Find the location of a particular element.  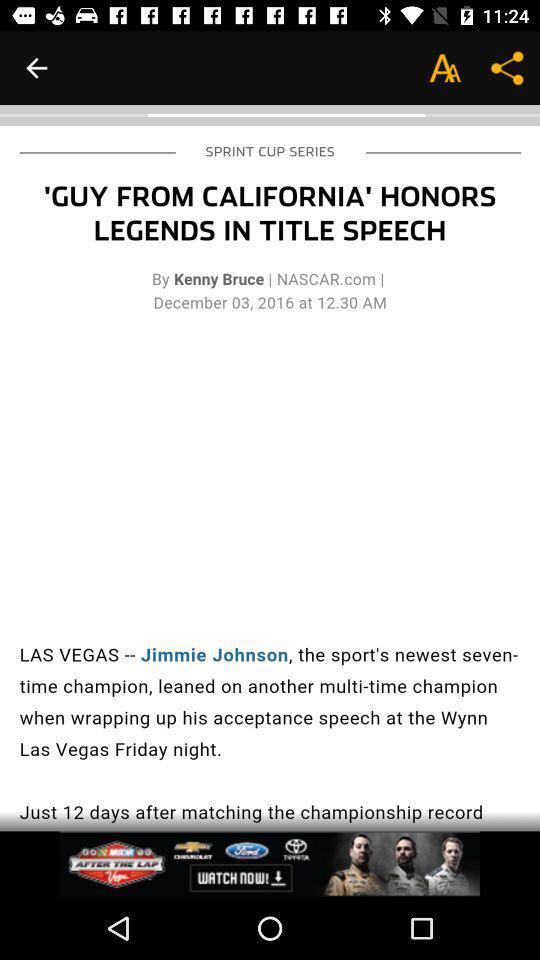

the option is located at coordinates (270, 863).